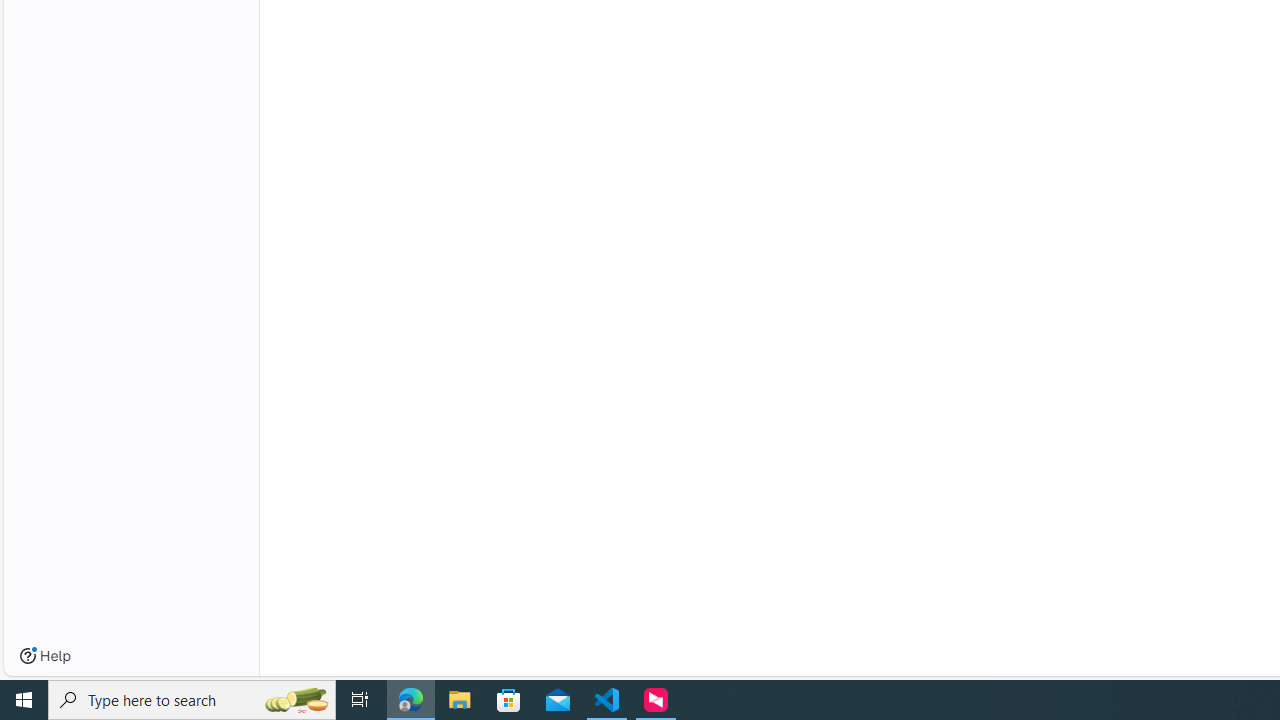 The width and height of the screenshot is (1280, 720). I want to click on 'Help', so click(45, 655).